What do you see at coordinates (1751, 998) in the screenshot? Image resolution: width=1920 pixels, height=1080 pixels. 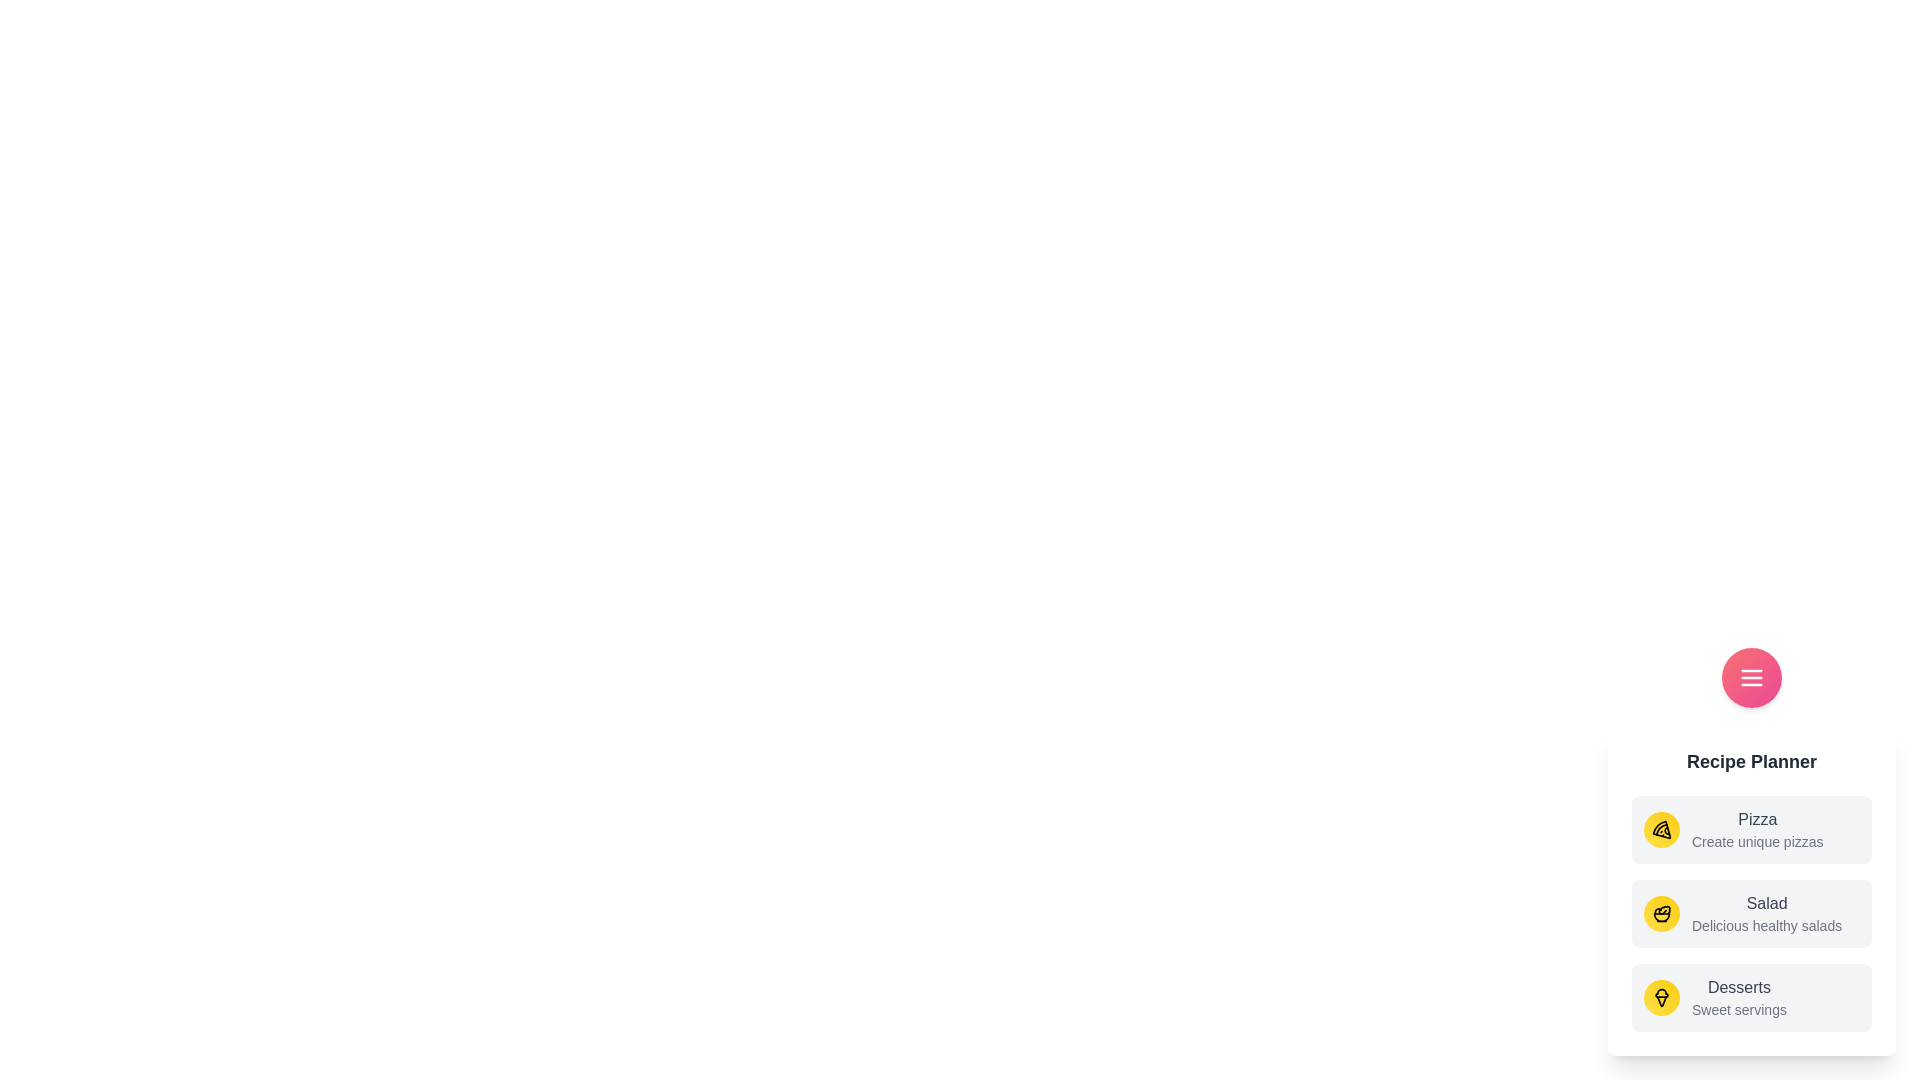 I see `the recipe option Desserts` at bounding box center [1751, 998].